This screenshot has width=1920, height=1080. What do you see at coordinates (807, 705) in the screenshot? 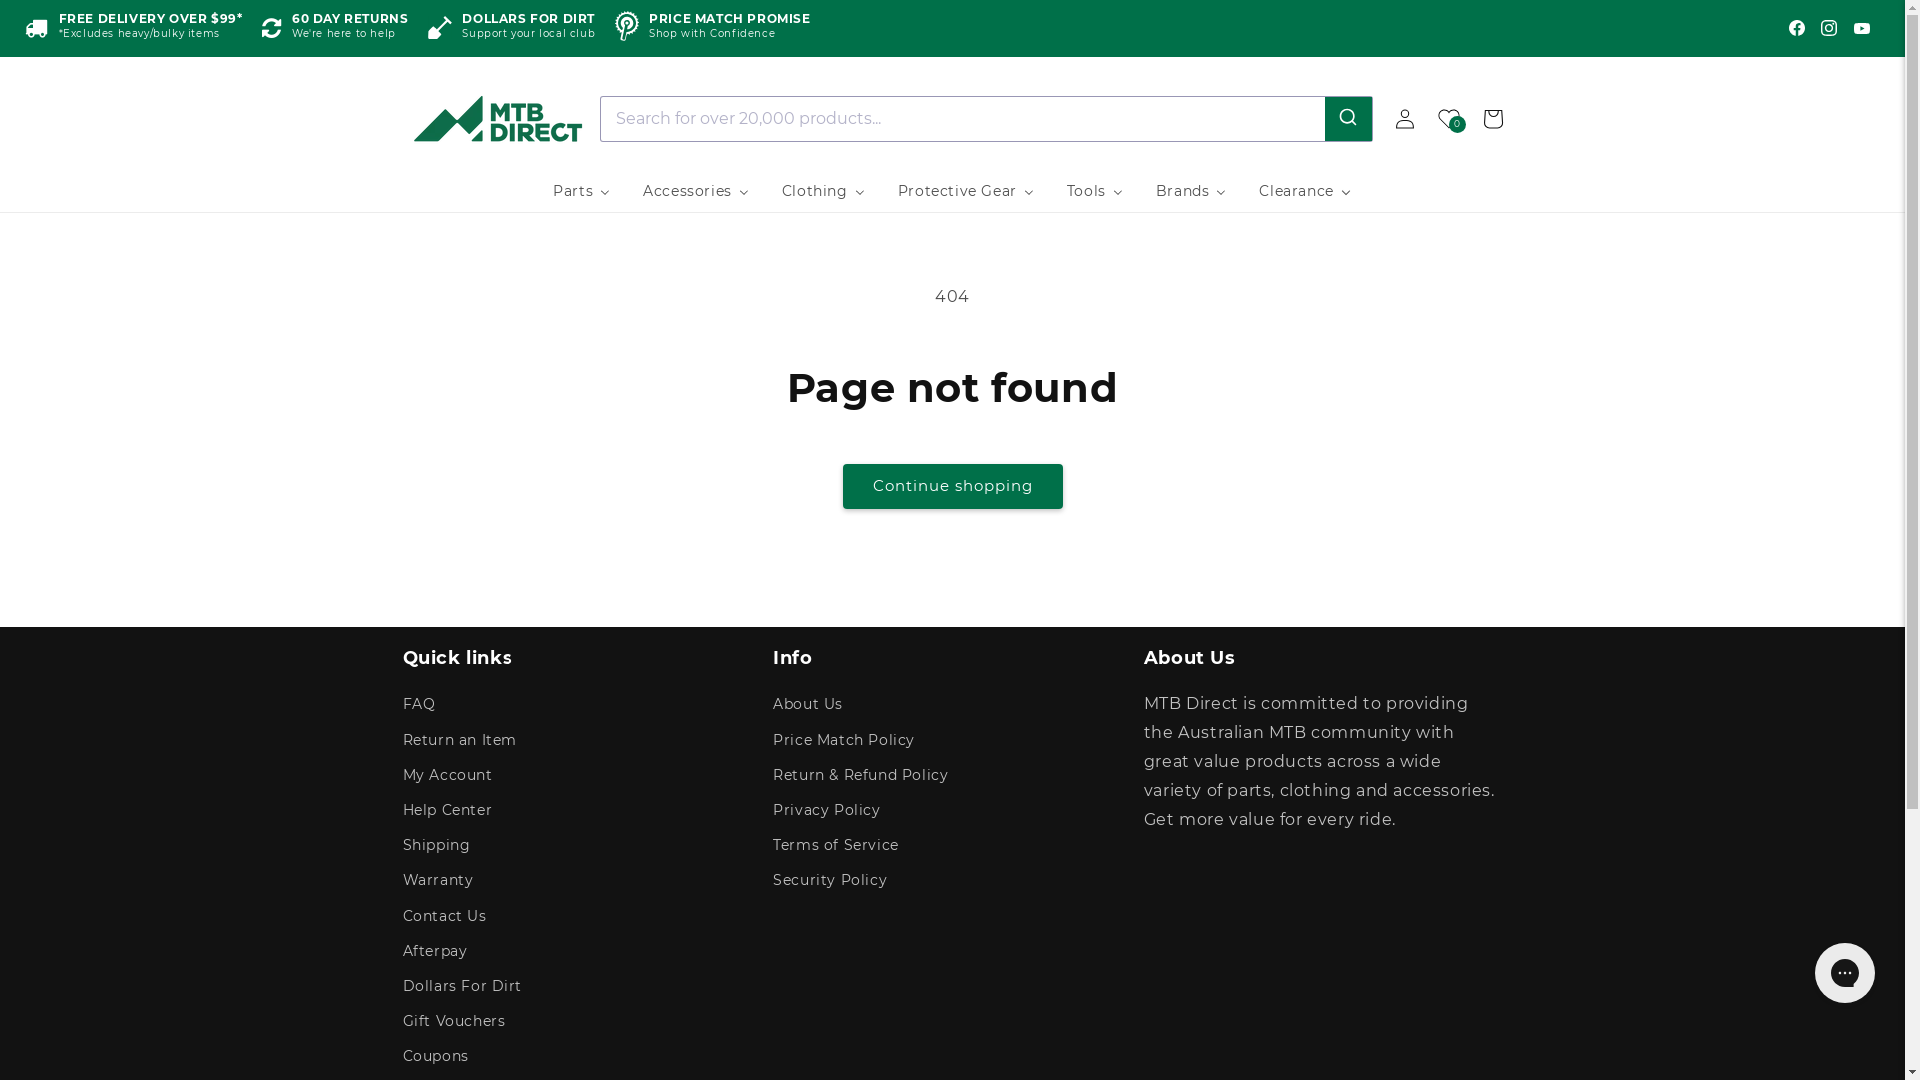
I see `'About Us'` at bounding box center [807, 705].